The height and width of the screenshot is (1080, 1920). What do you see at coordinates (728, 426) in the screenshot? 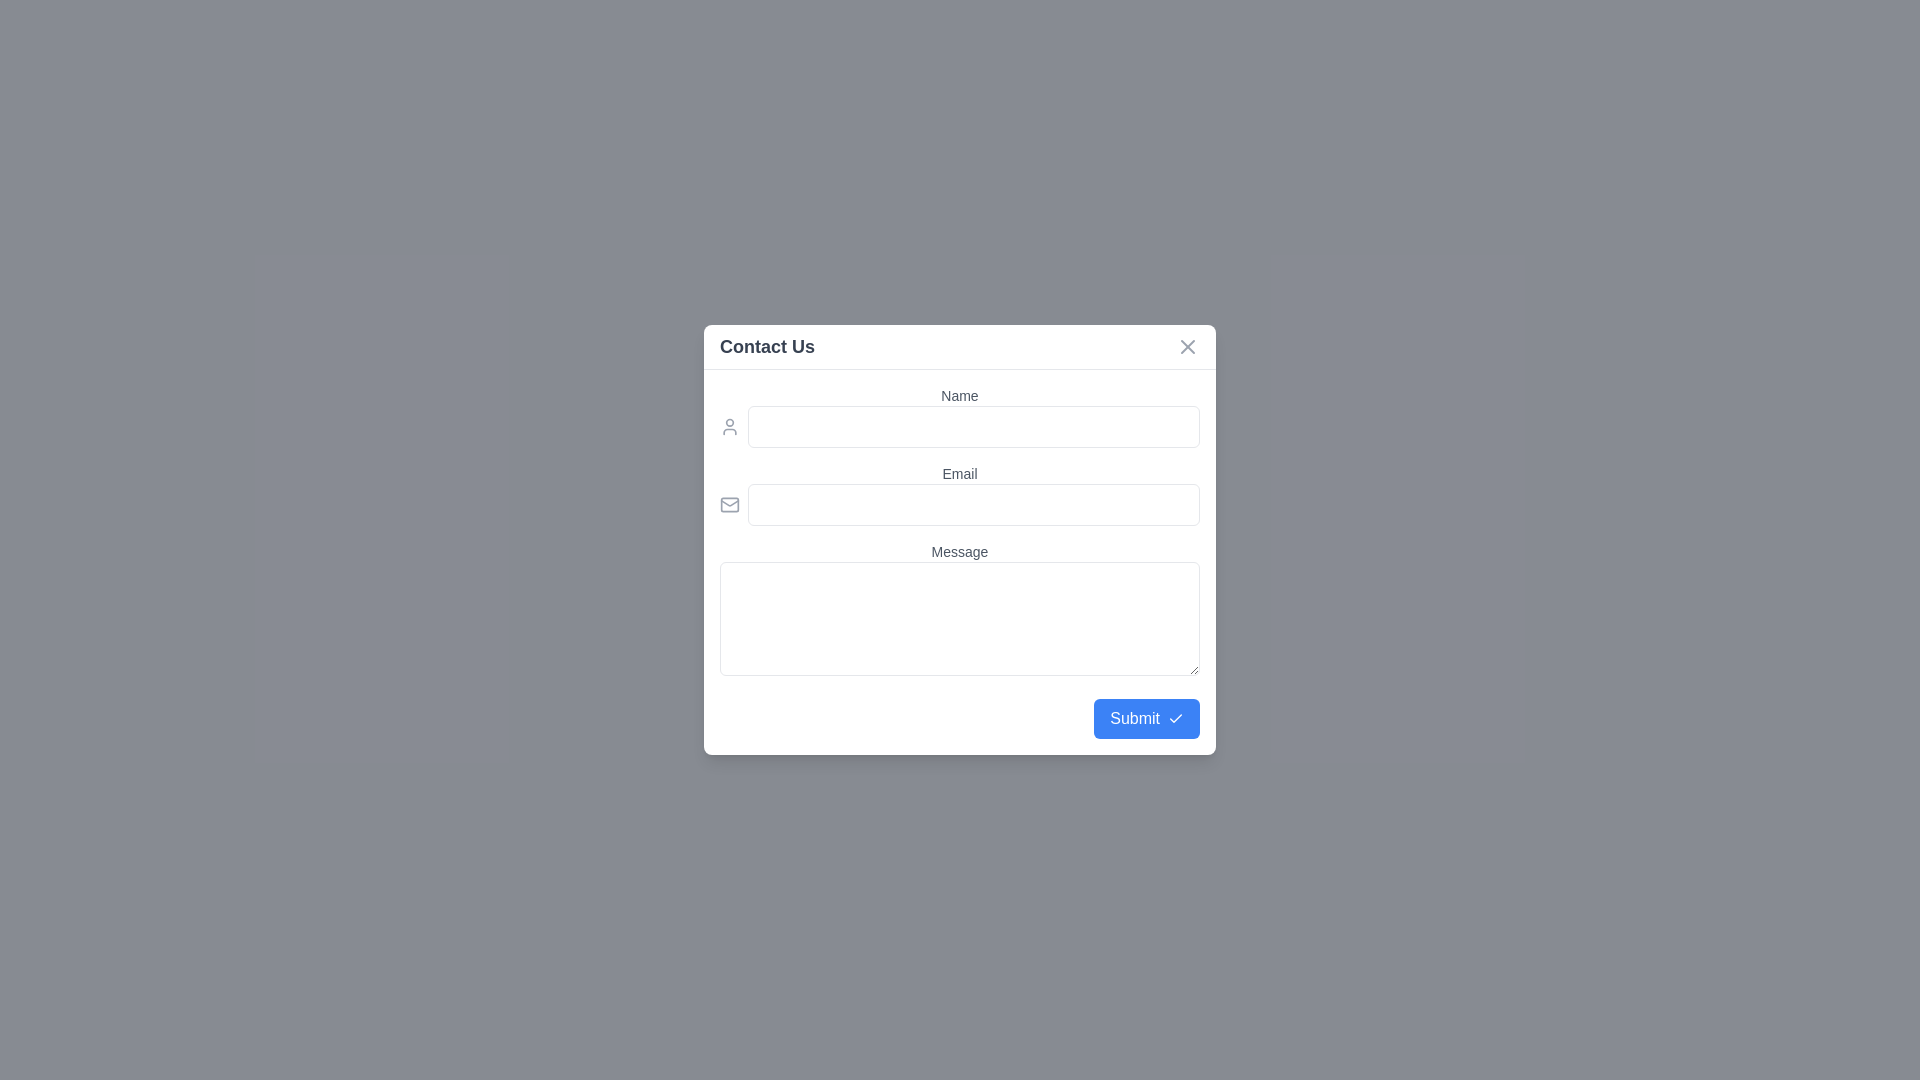
I see `the icon that indicates the input field for the user's name, located to the left of the 'Name' input field` at bounding box center [728, 426].